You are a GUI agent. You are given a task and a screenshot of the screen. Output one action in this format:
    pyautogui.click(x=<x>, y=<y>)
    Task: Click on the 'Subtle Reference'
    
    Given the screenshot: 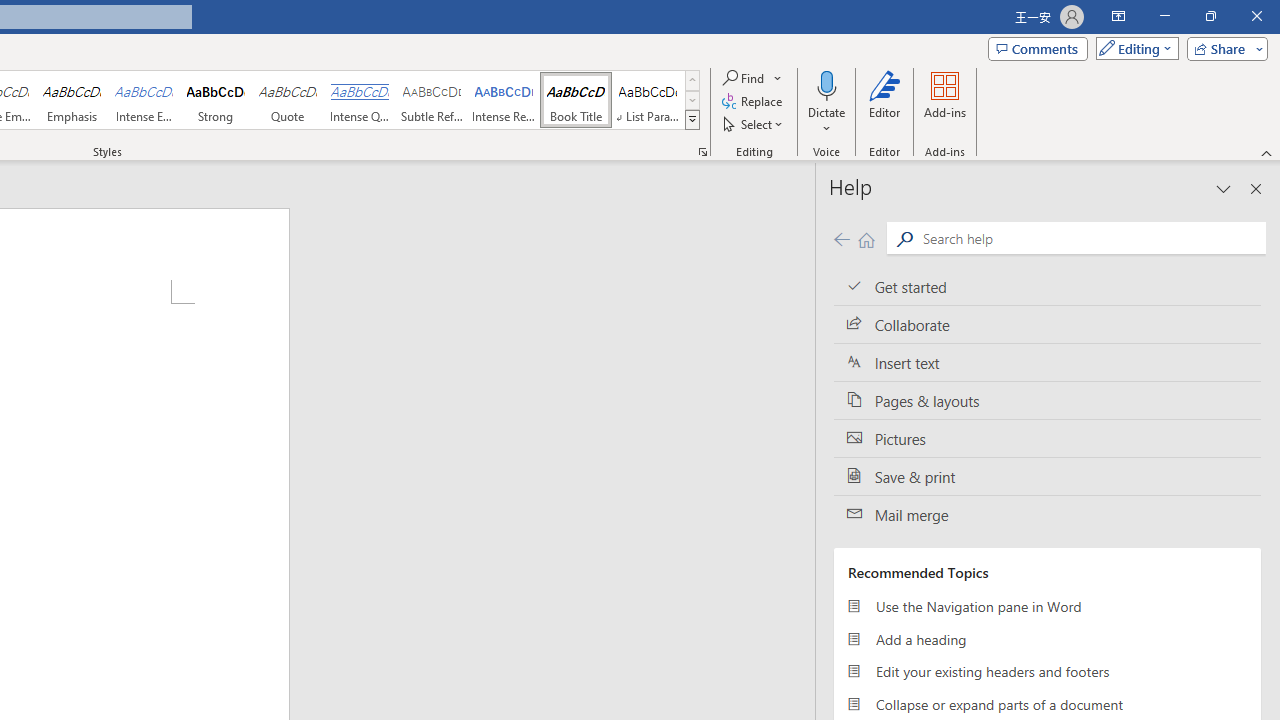 What is the action you would take?
    pyautogui.click(x=431, y=100)
    